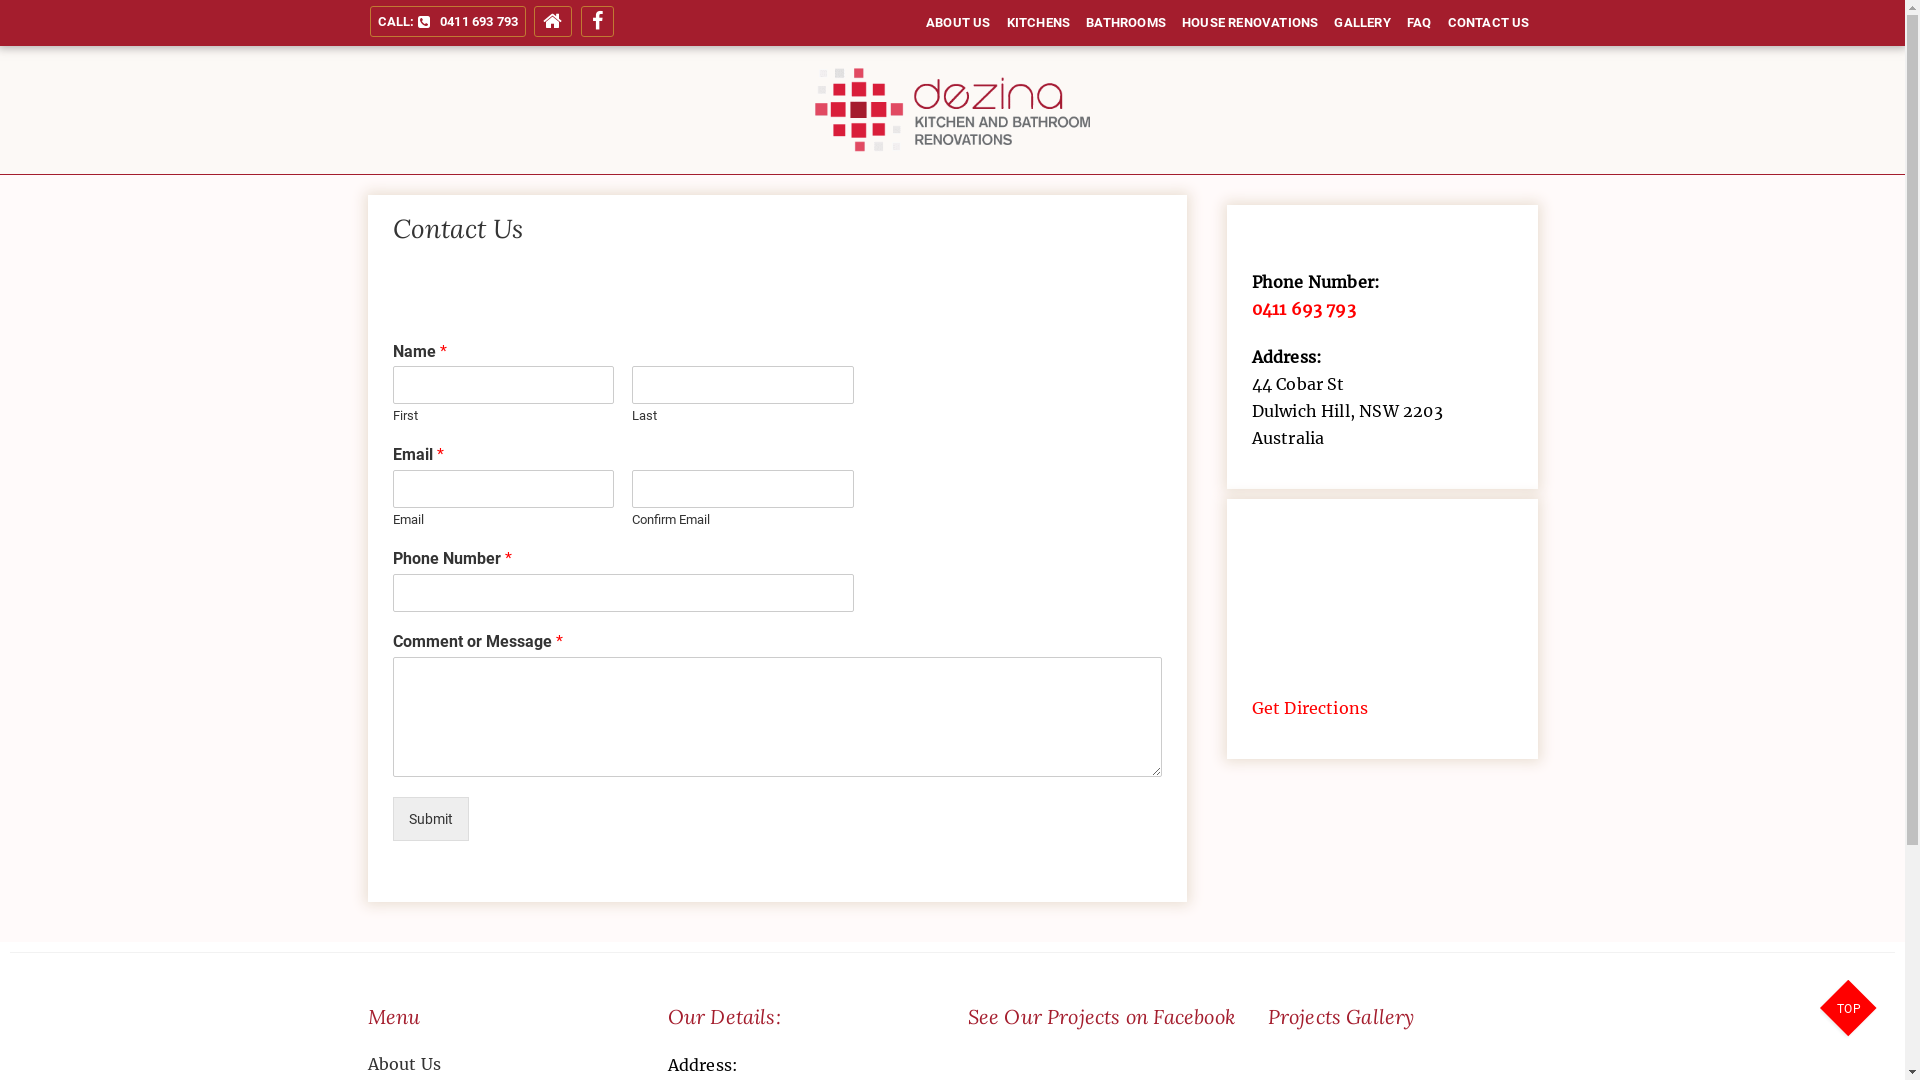 This screenshot has width=1920, height=1080. I want to click on 'Home Page', so click(533, 21).